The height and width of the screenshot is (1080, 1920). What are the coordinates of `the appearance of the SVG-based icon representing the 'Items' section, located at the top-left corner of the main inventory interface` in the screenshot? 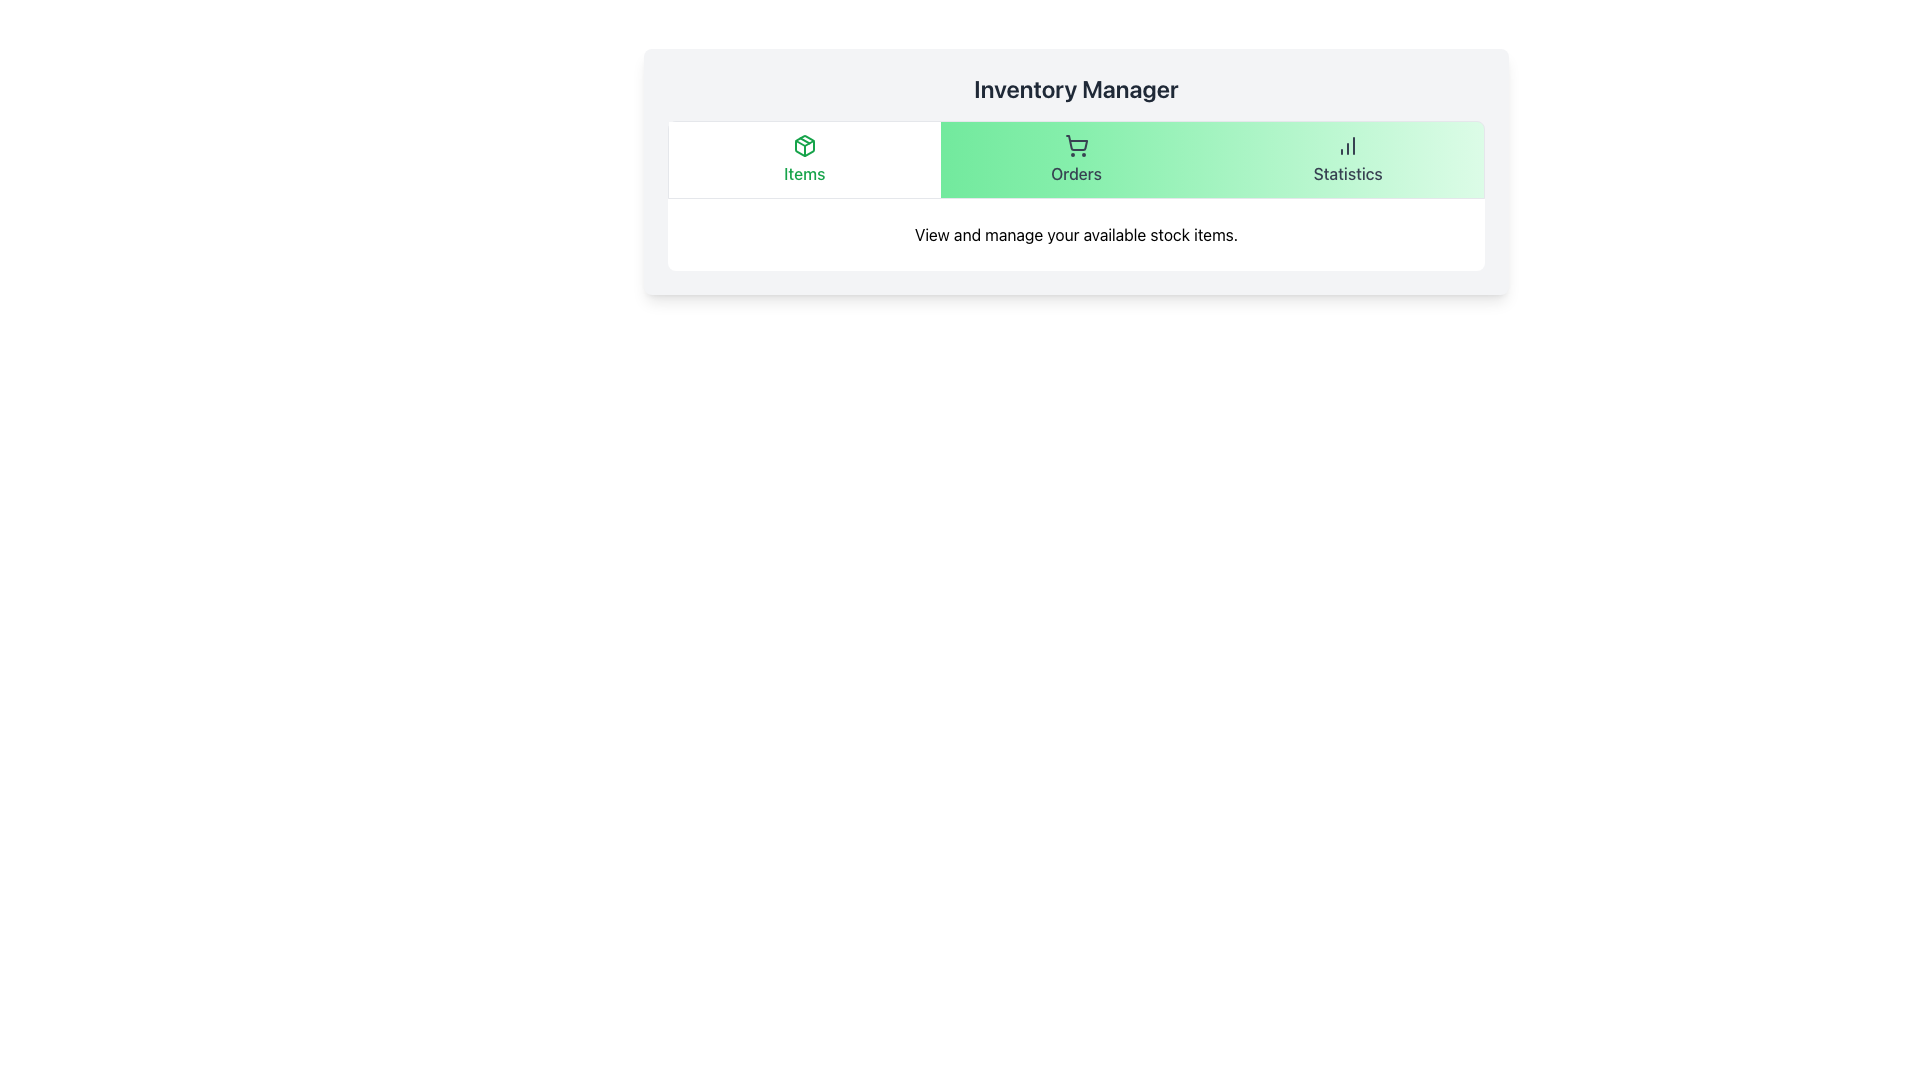 It's located at (804, 145).